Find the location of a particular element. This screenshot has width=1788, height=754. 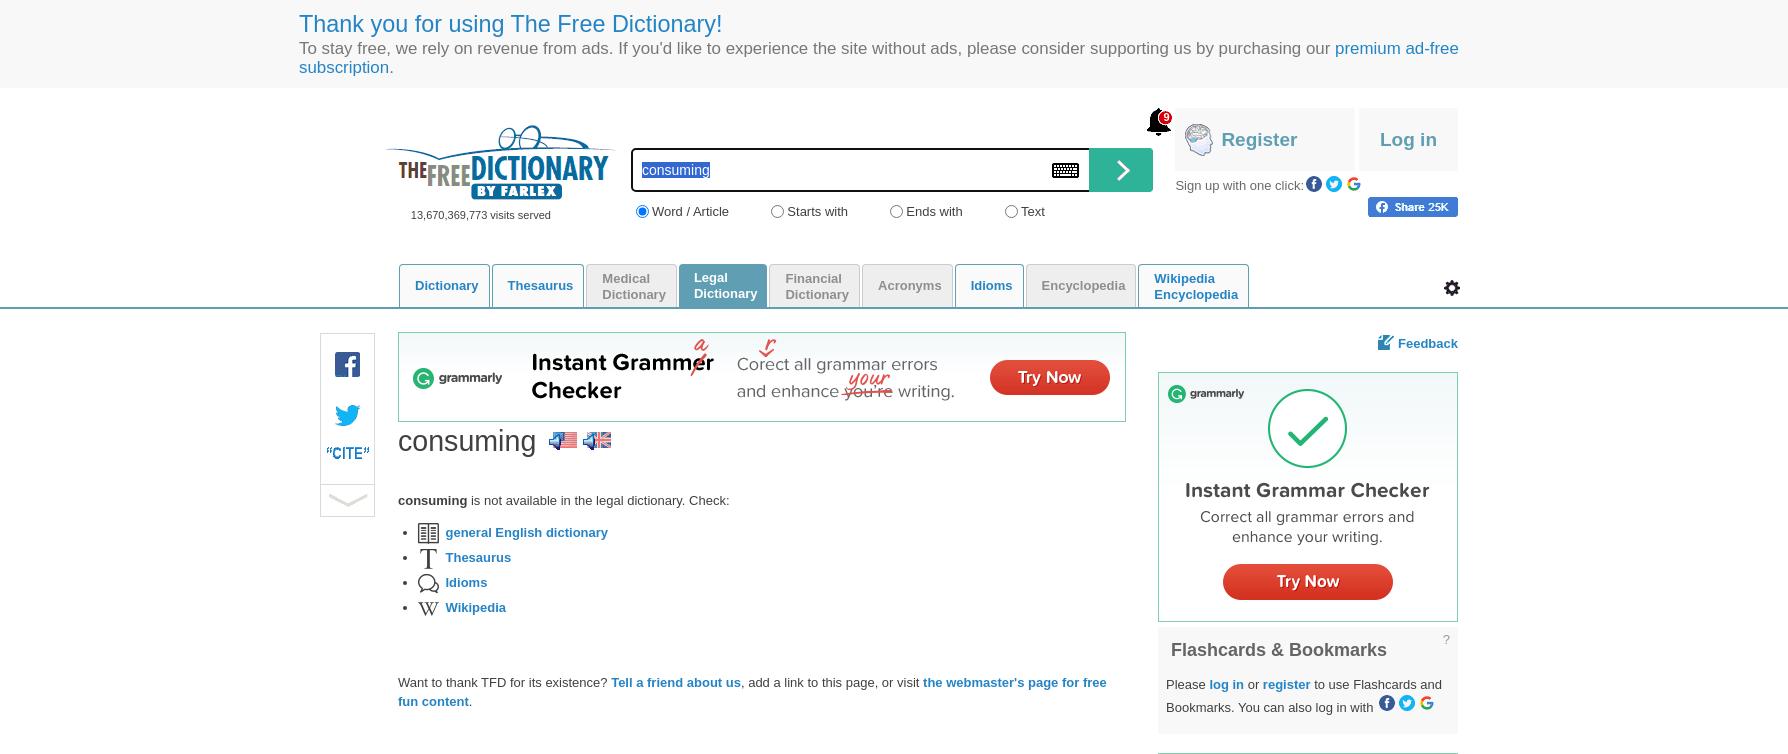

'Please' is located at coordinates (1164, 682).